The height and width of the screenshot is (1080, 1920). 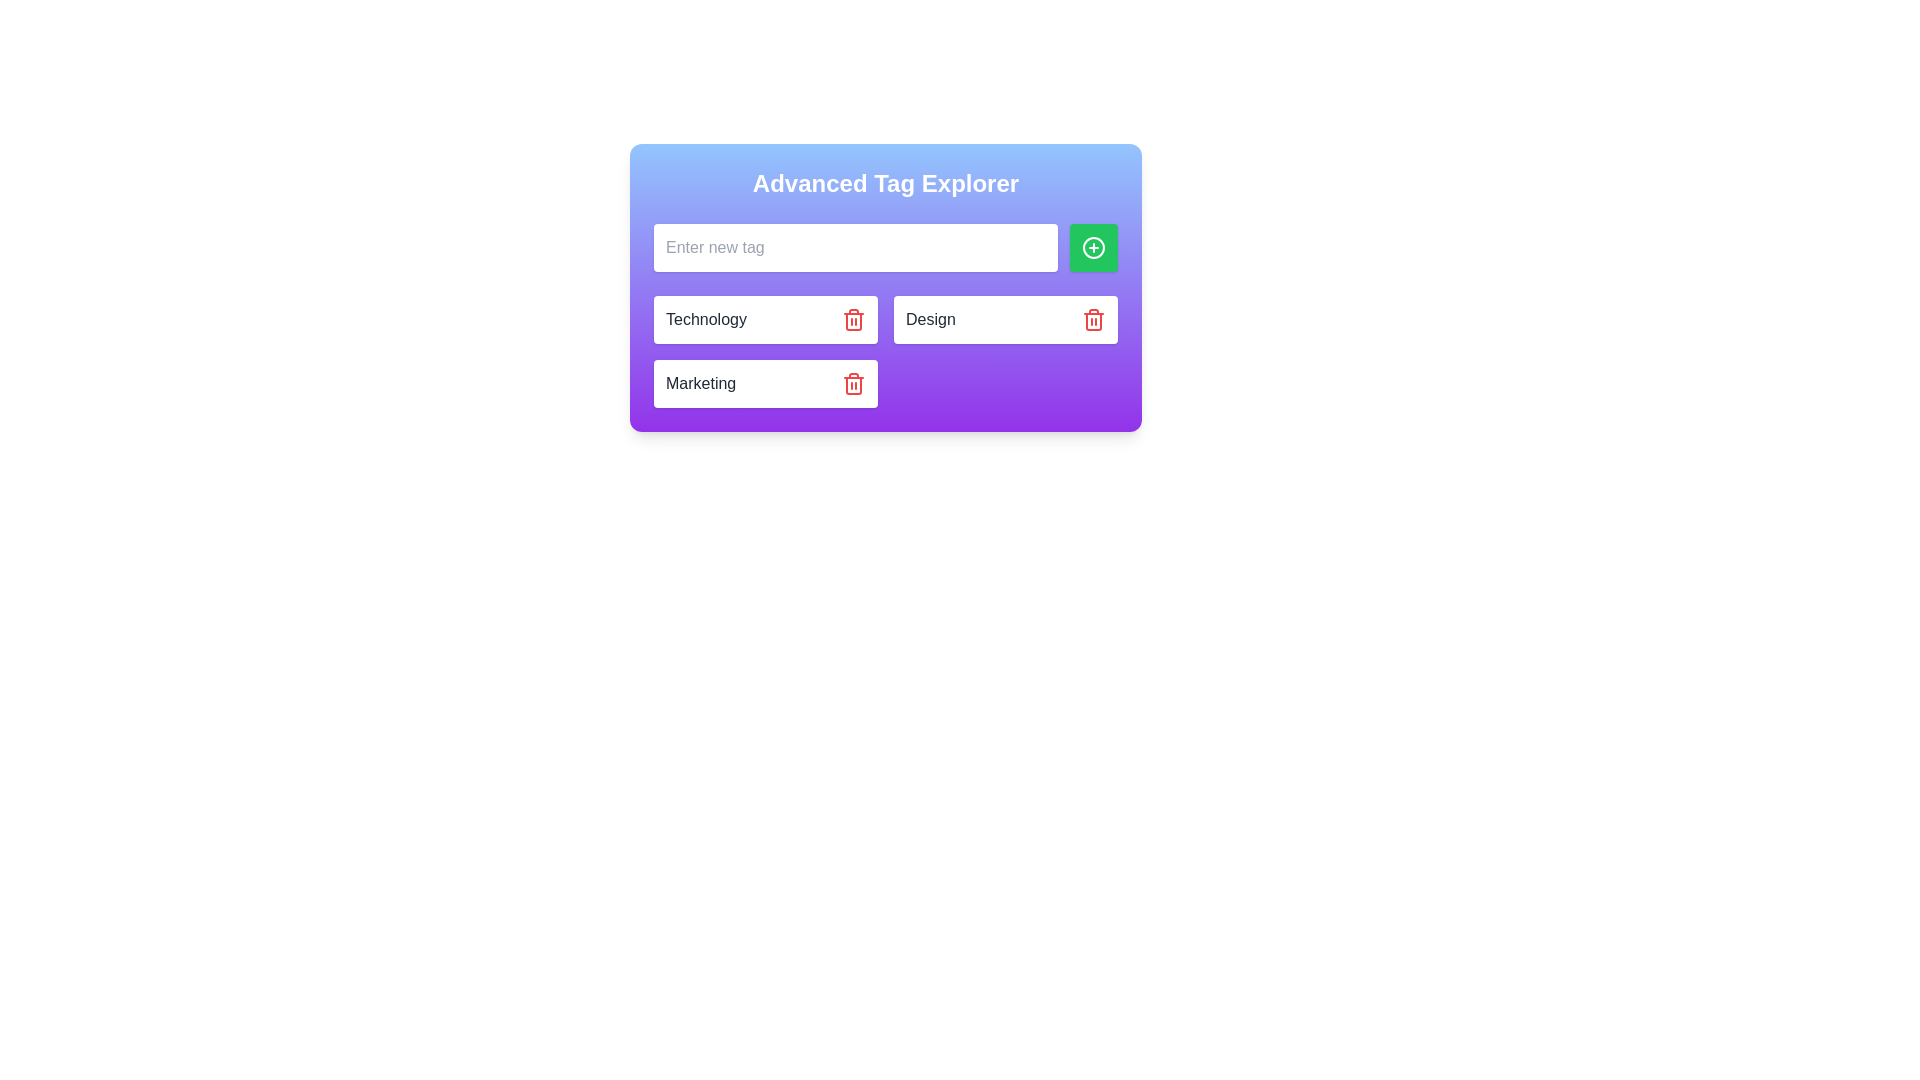 I want to click on the green button located within the tag management panel, so click(x=885, y=288).